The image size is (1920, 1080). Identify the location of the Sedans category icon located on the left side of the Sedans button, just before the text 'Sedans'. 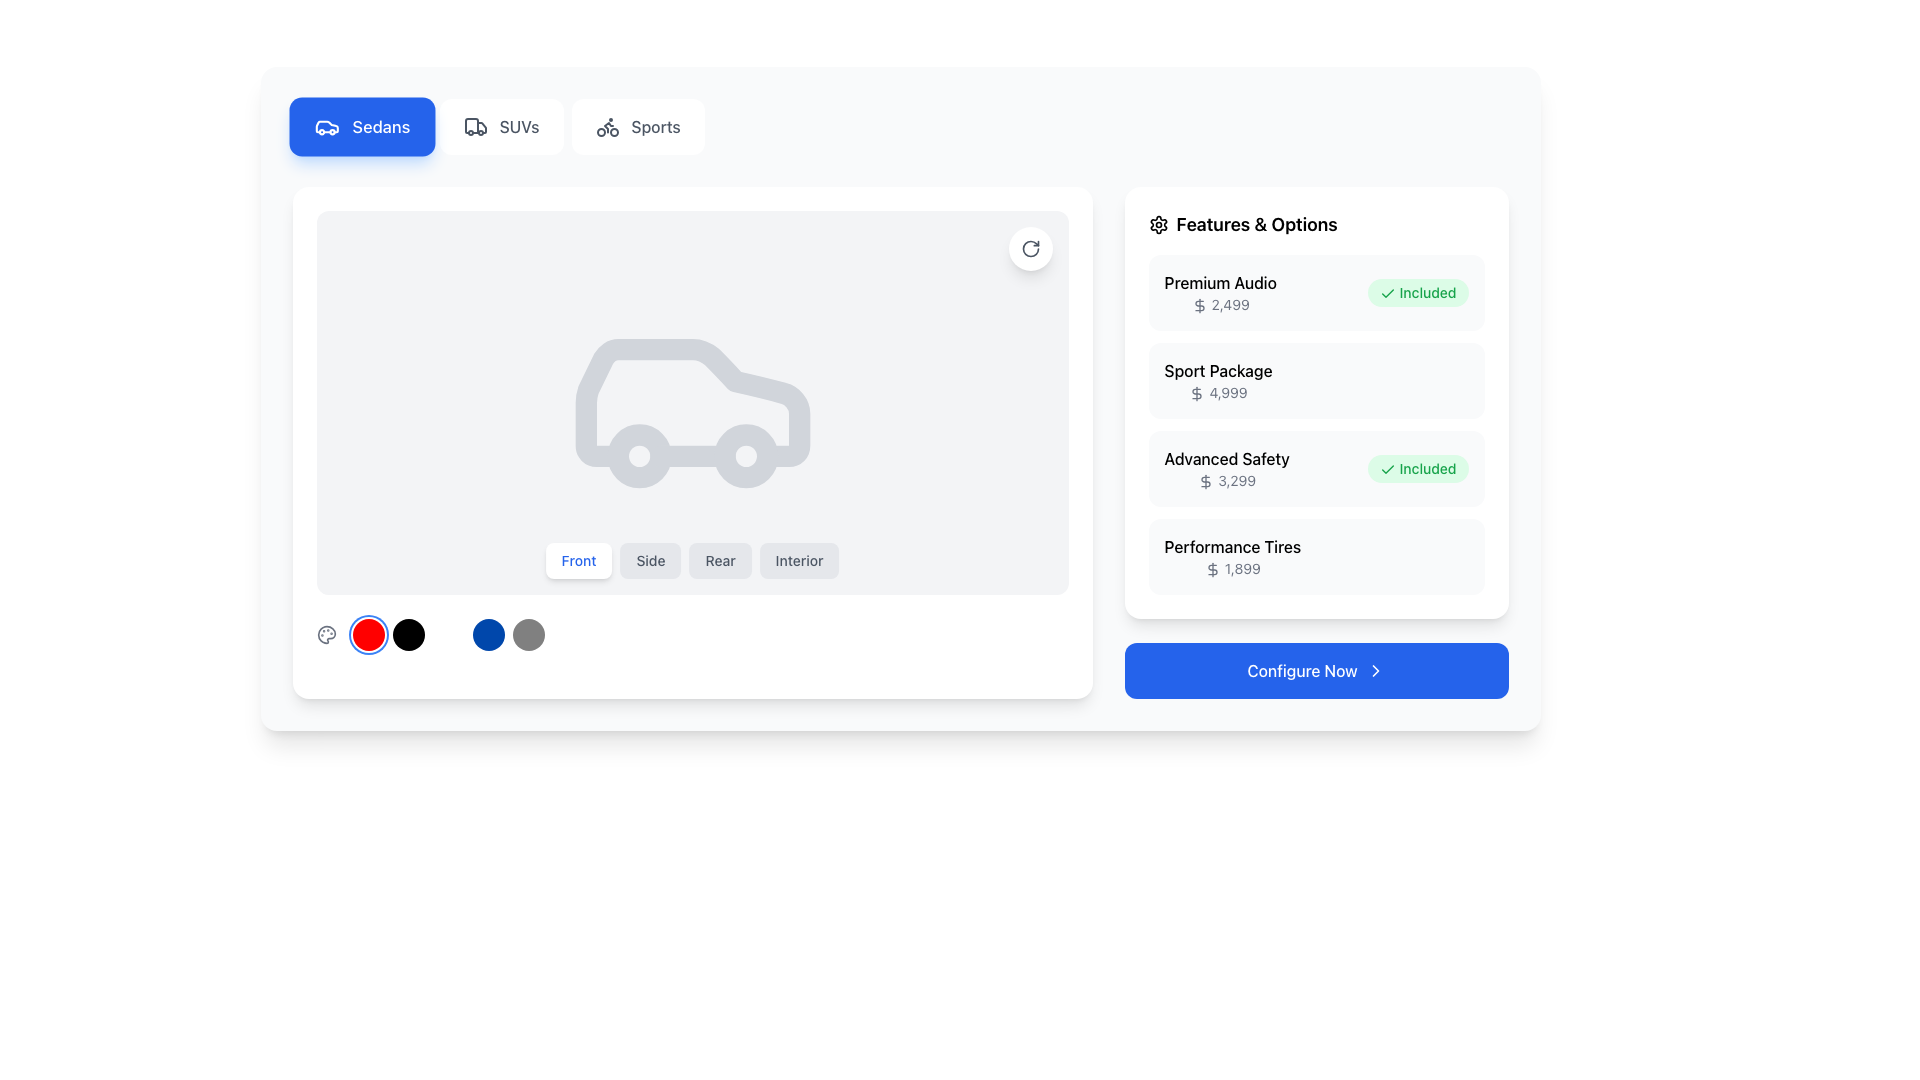
(326, 127).